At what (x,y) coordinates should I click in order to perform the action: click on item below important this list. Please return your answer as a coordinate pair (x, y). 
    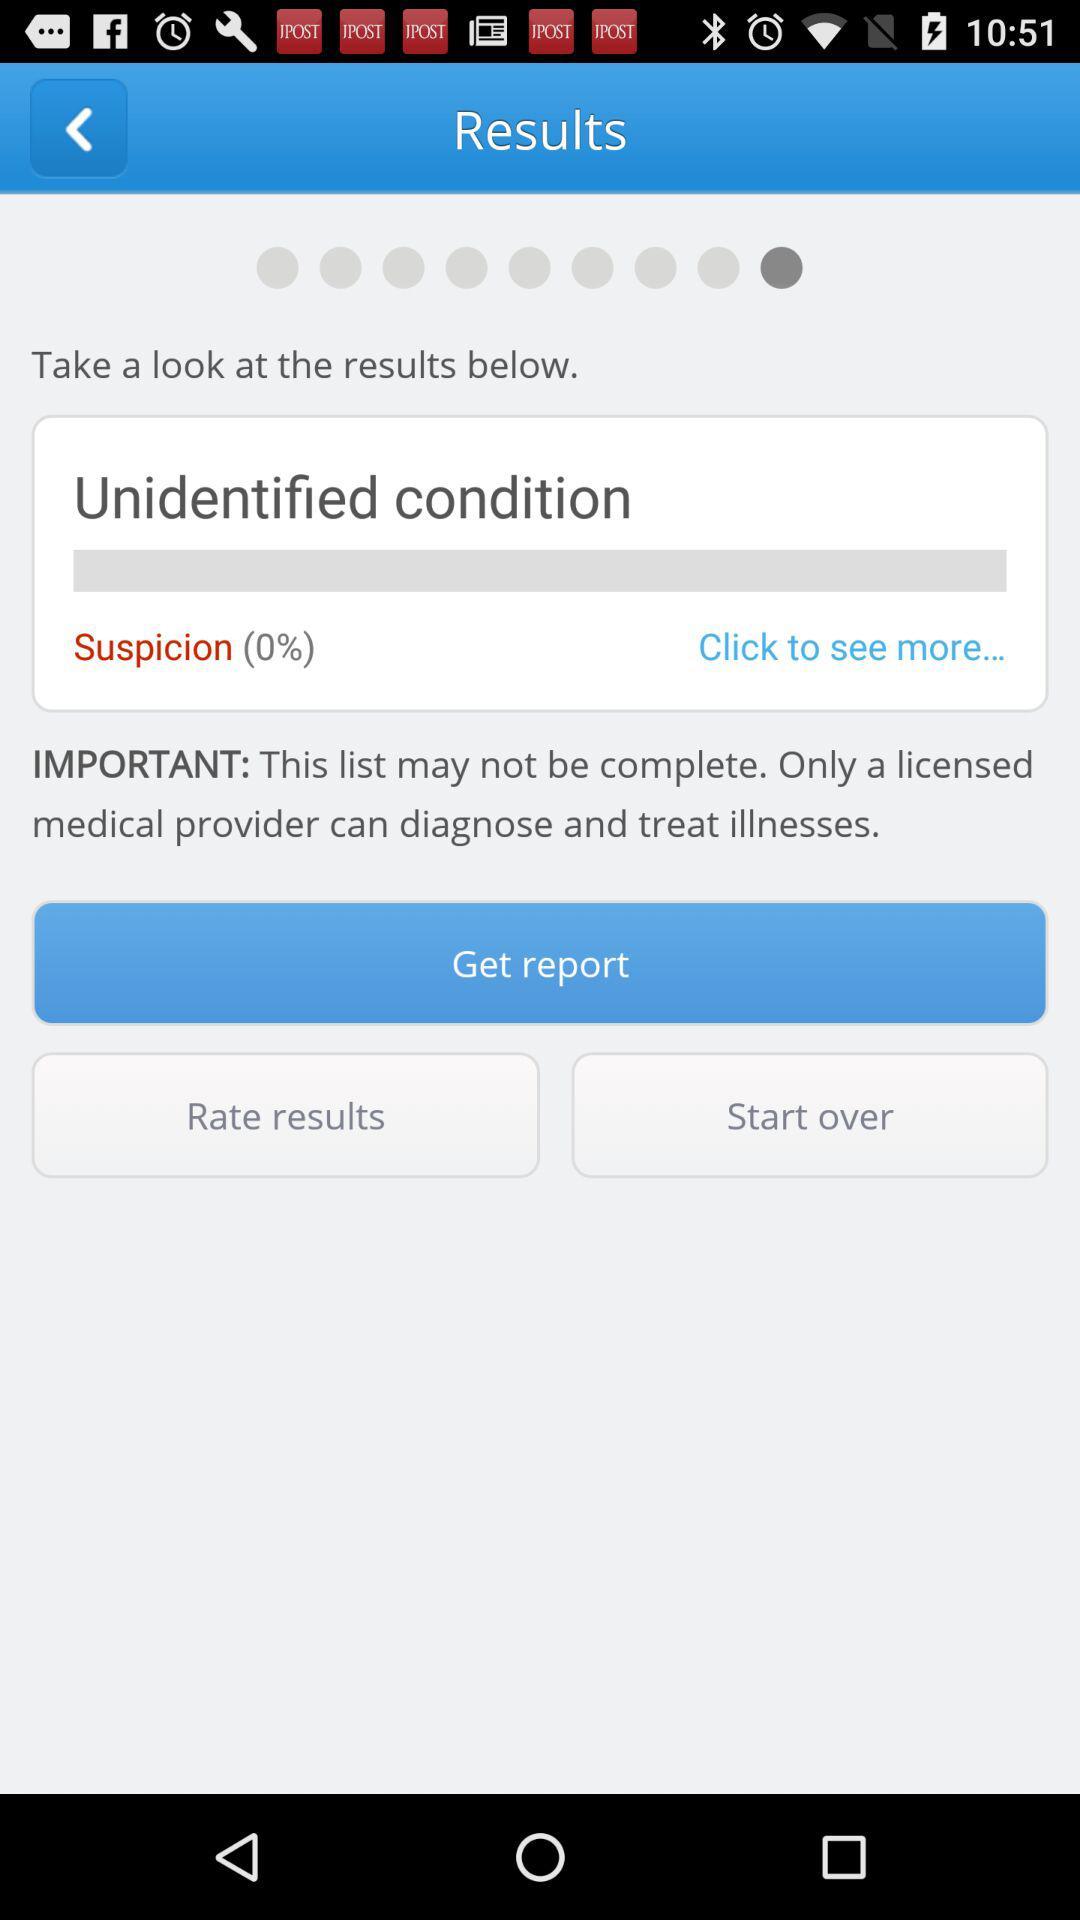
    Looking at the image, I should click on (540, 963).